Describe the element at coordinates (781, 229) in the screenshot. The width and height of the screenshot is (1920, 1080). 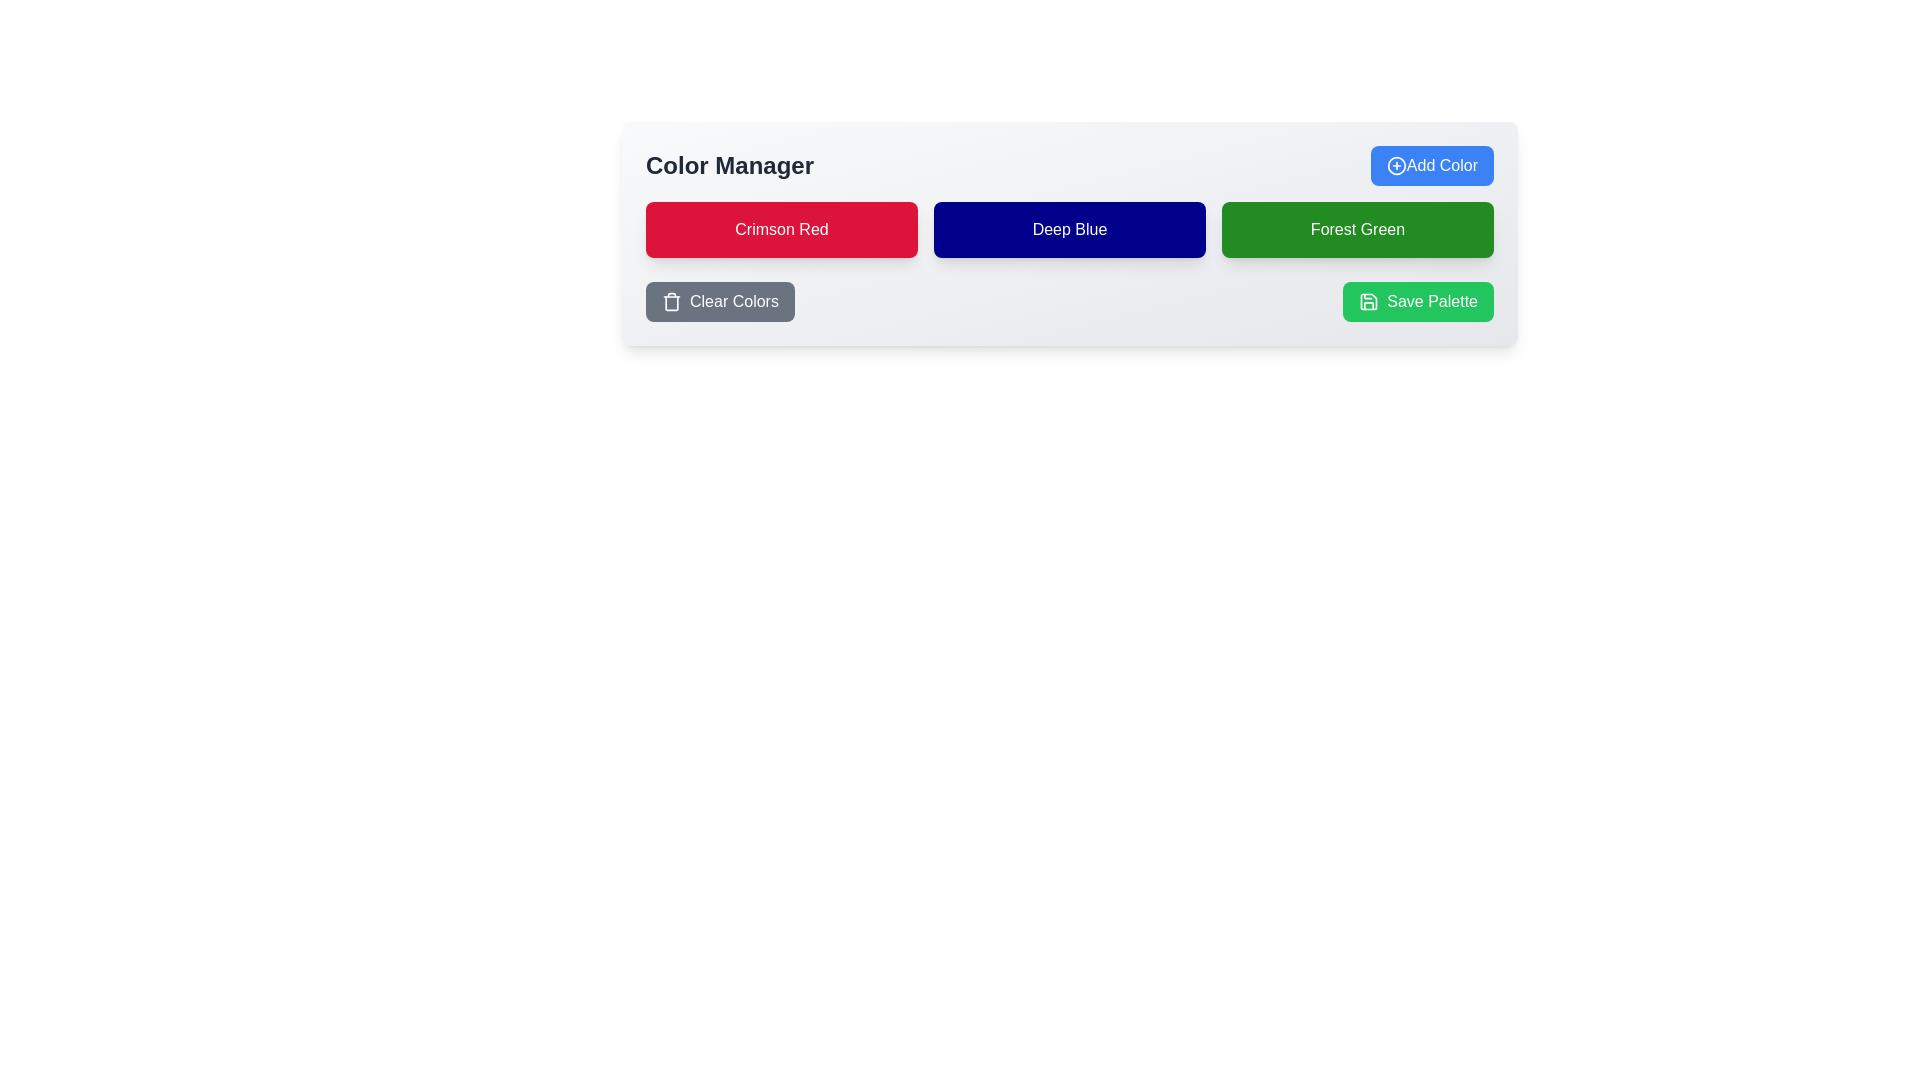
I see `the 'Crimson Red' button` at that location.